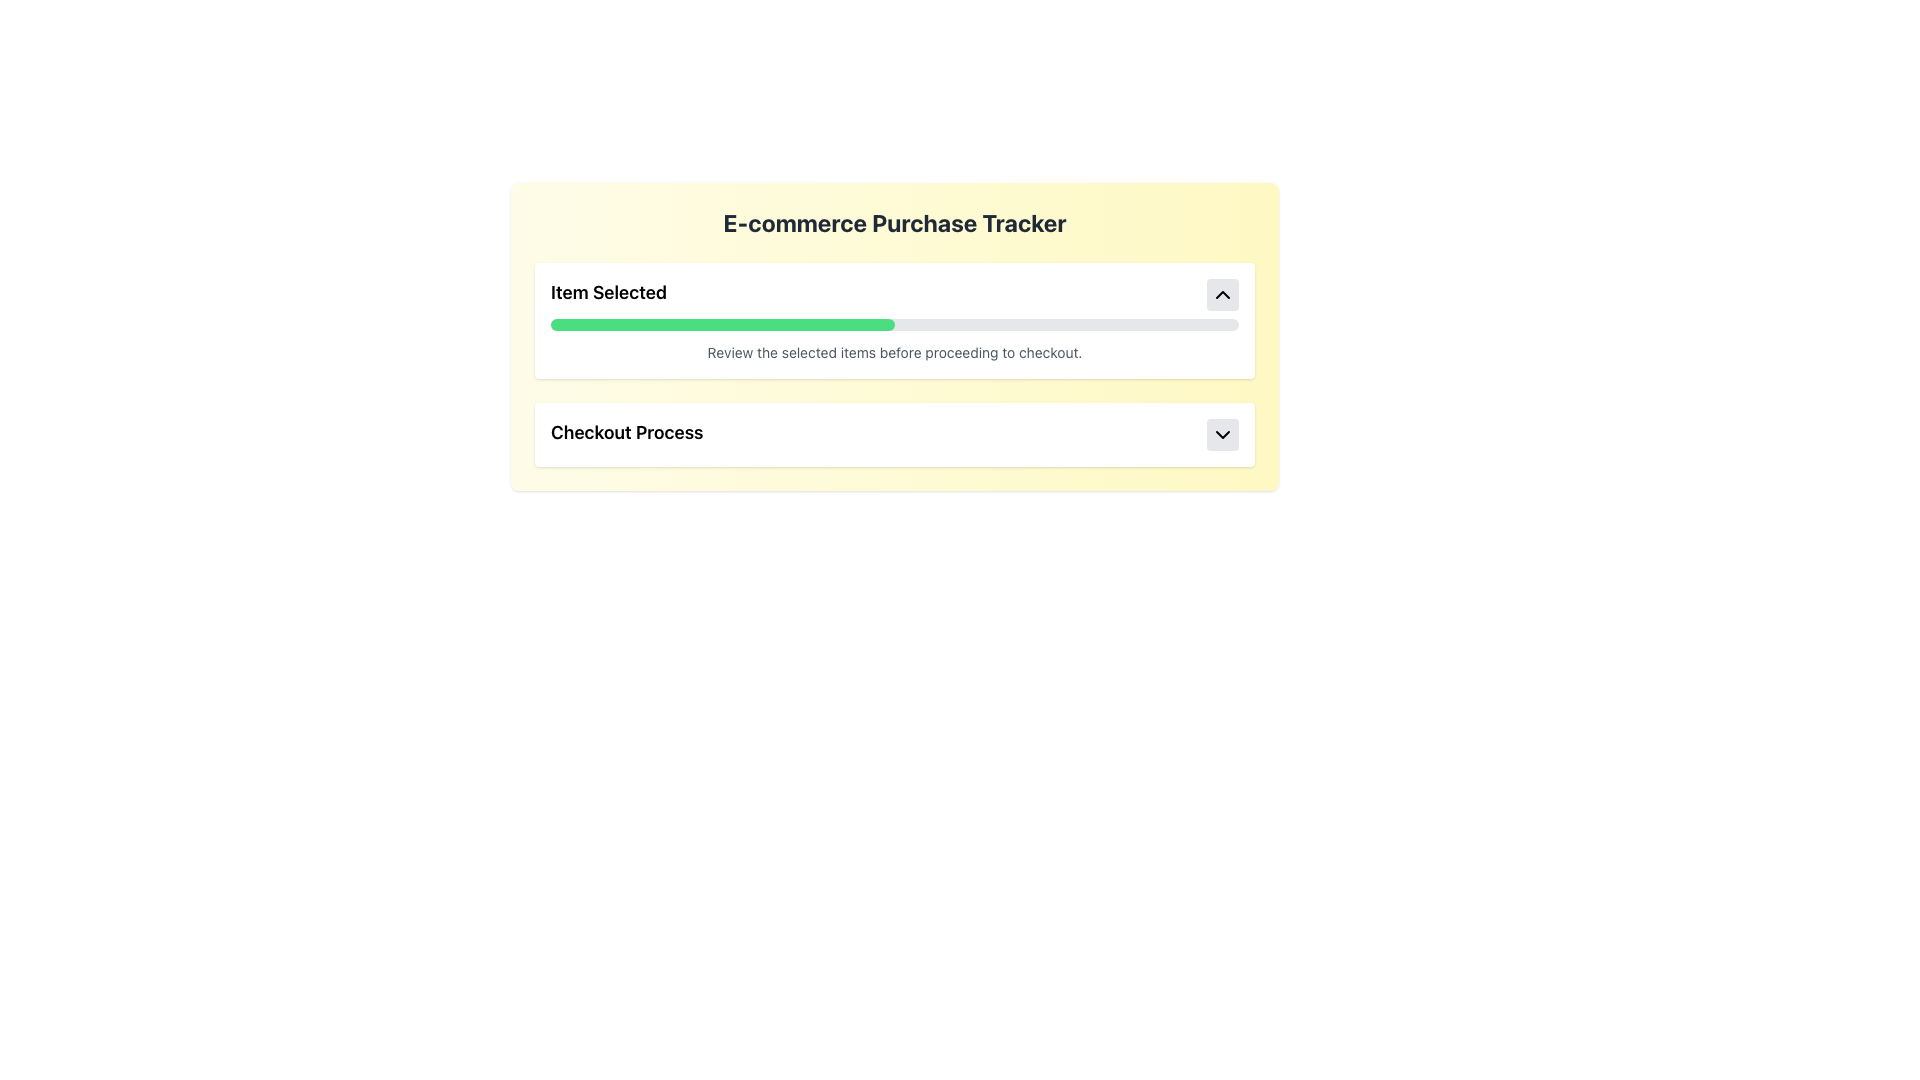 The width and height of the screenshot is (1920, 1080). I want to click on the small rectangular button with a gray background and rounded corners, featuring a black downward-pointing chevron icon, so click(1222, 434).